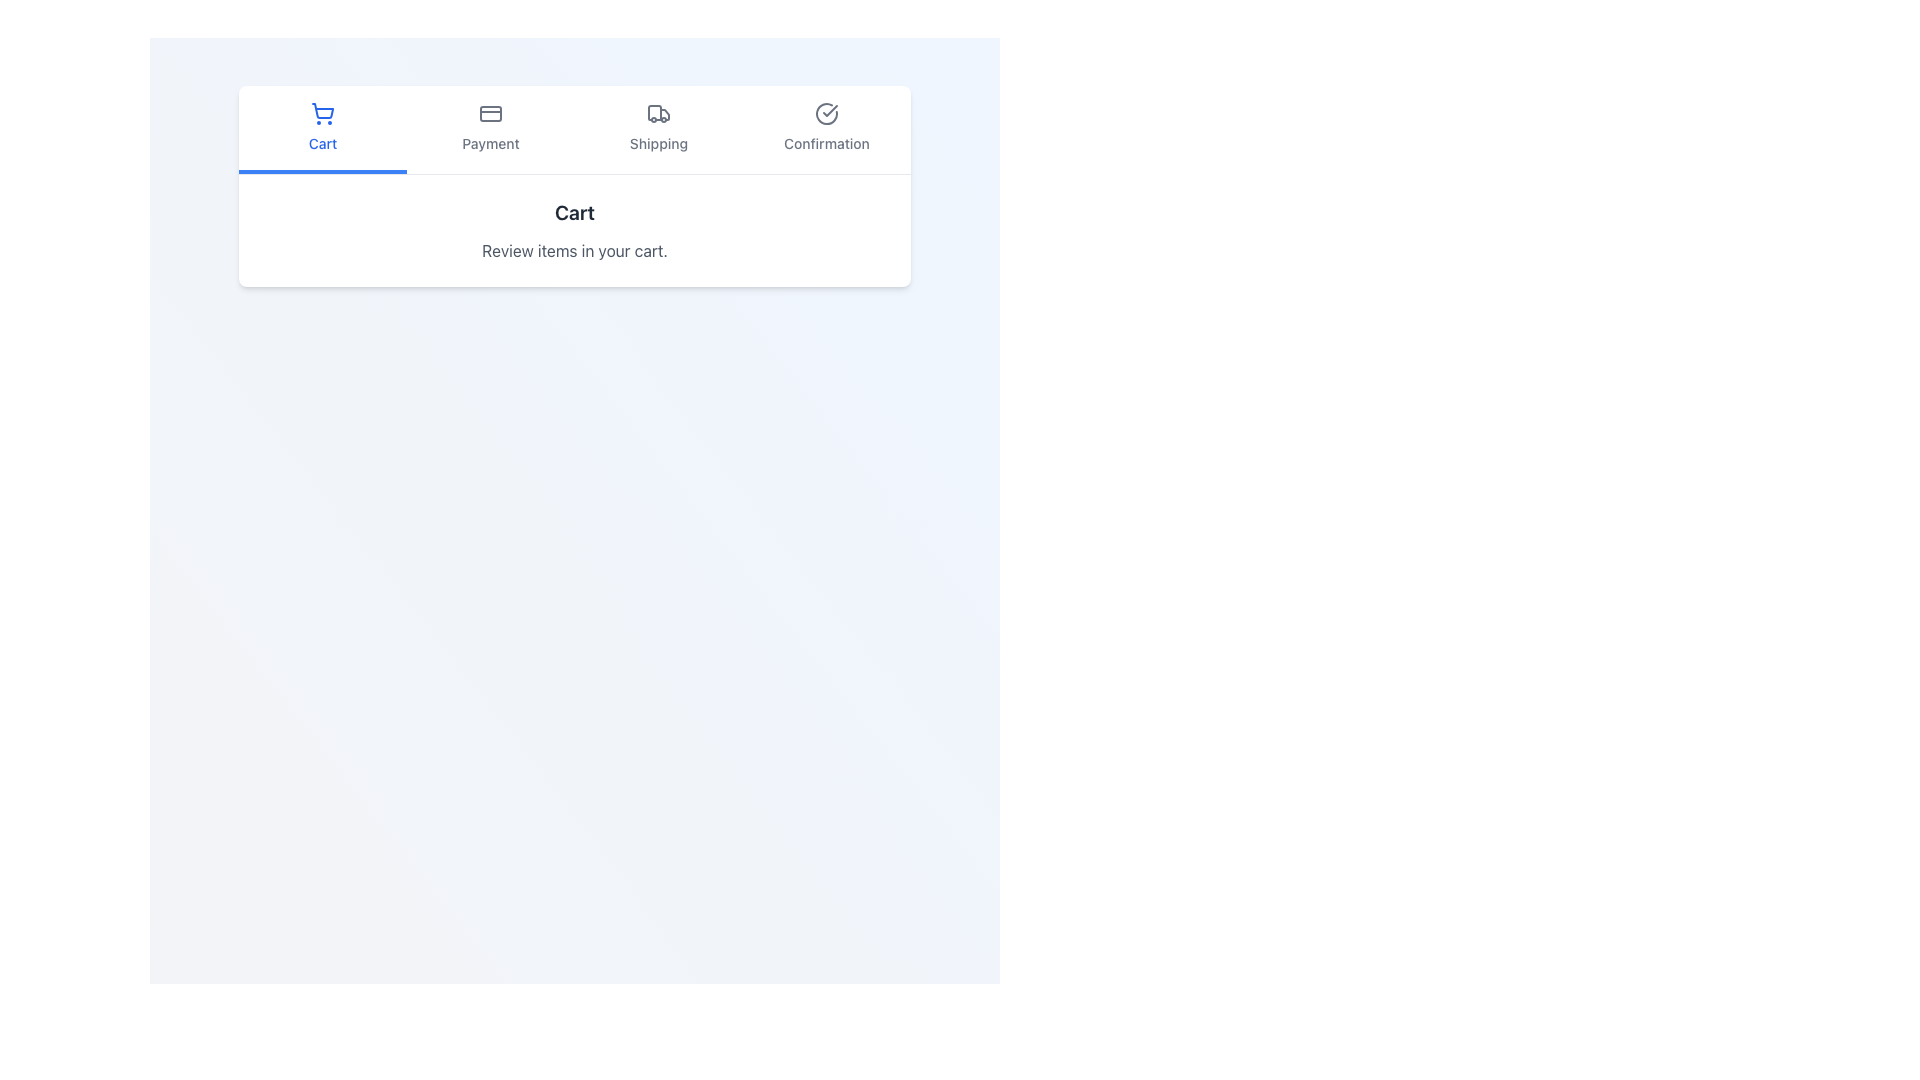 This screenshot has height=1080, width=1920. What do you see at coordinates (574, 186) in the screenshot?
I see `the multi-step progress bar indicating the current step 'Cart'` at bounding box center [574, 186].